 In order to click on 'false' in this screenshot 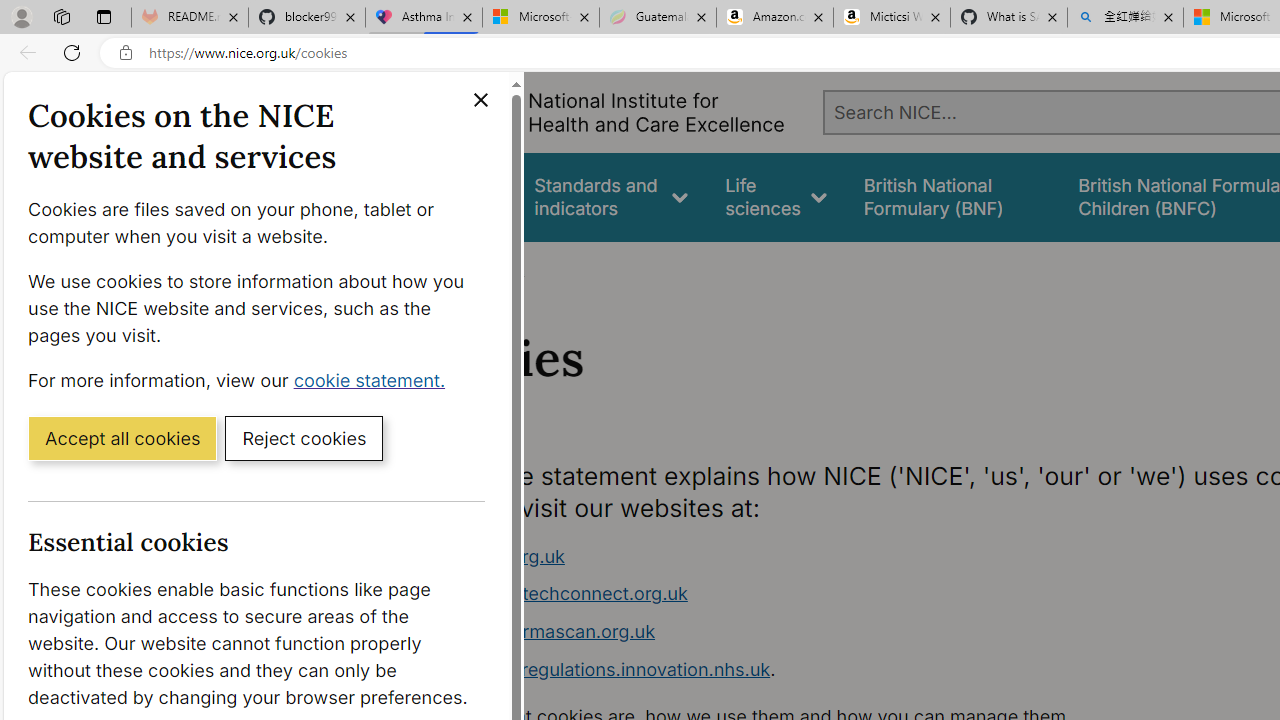, I will do `click(951, 197)`.